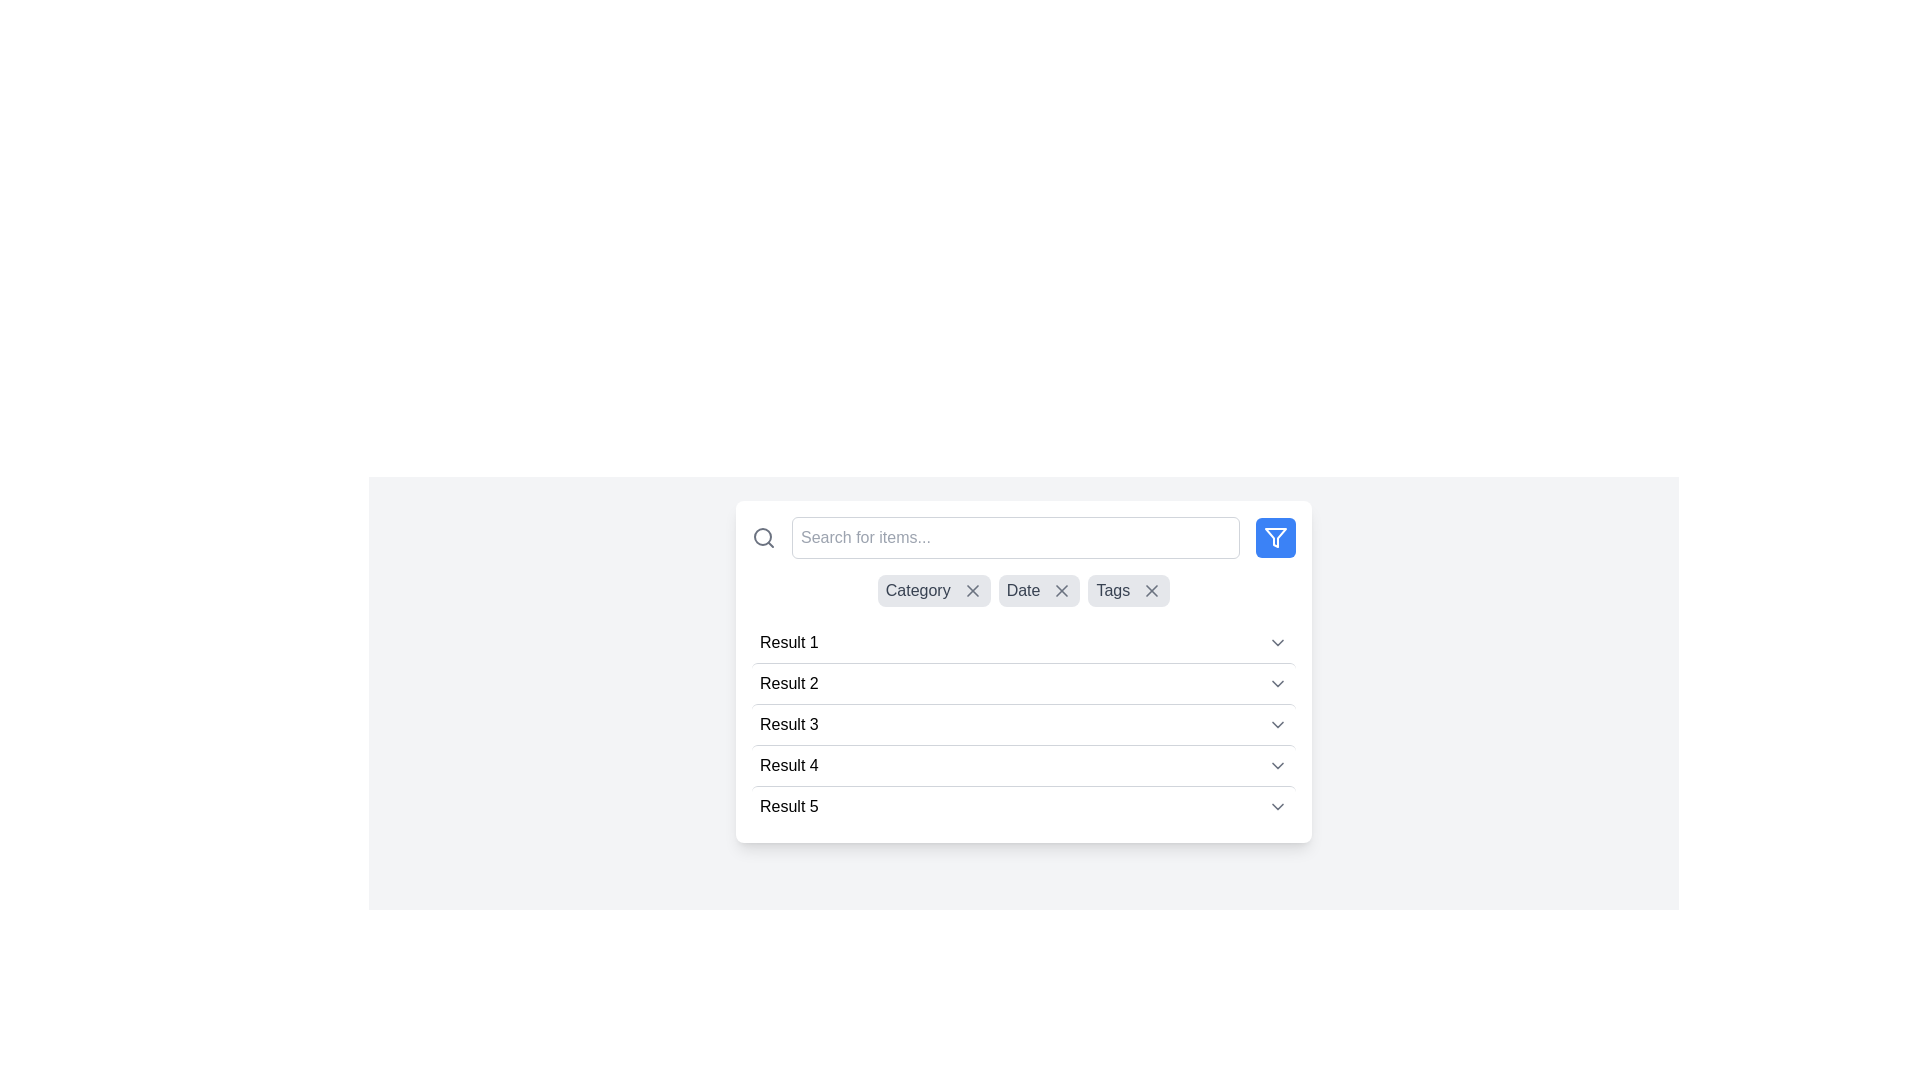  What do you see at coordinates (933, 589) in the screenshot?
I see `the 'Category' tag with a remove button, which is a rounded rectangle with a light gray background and contains an 'X' icon on the right` at bounding box center [933, 589].